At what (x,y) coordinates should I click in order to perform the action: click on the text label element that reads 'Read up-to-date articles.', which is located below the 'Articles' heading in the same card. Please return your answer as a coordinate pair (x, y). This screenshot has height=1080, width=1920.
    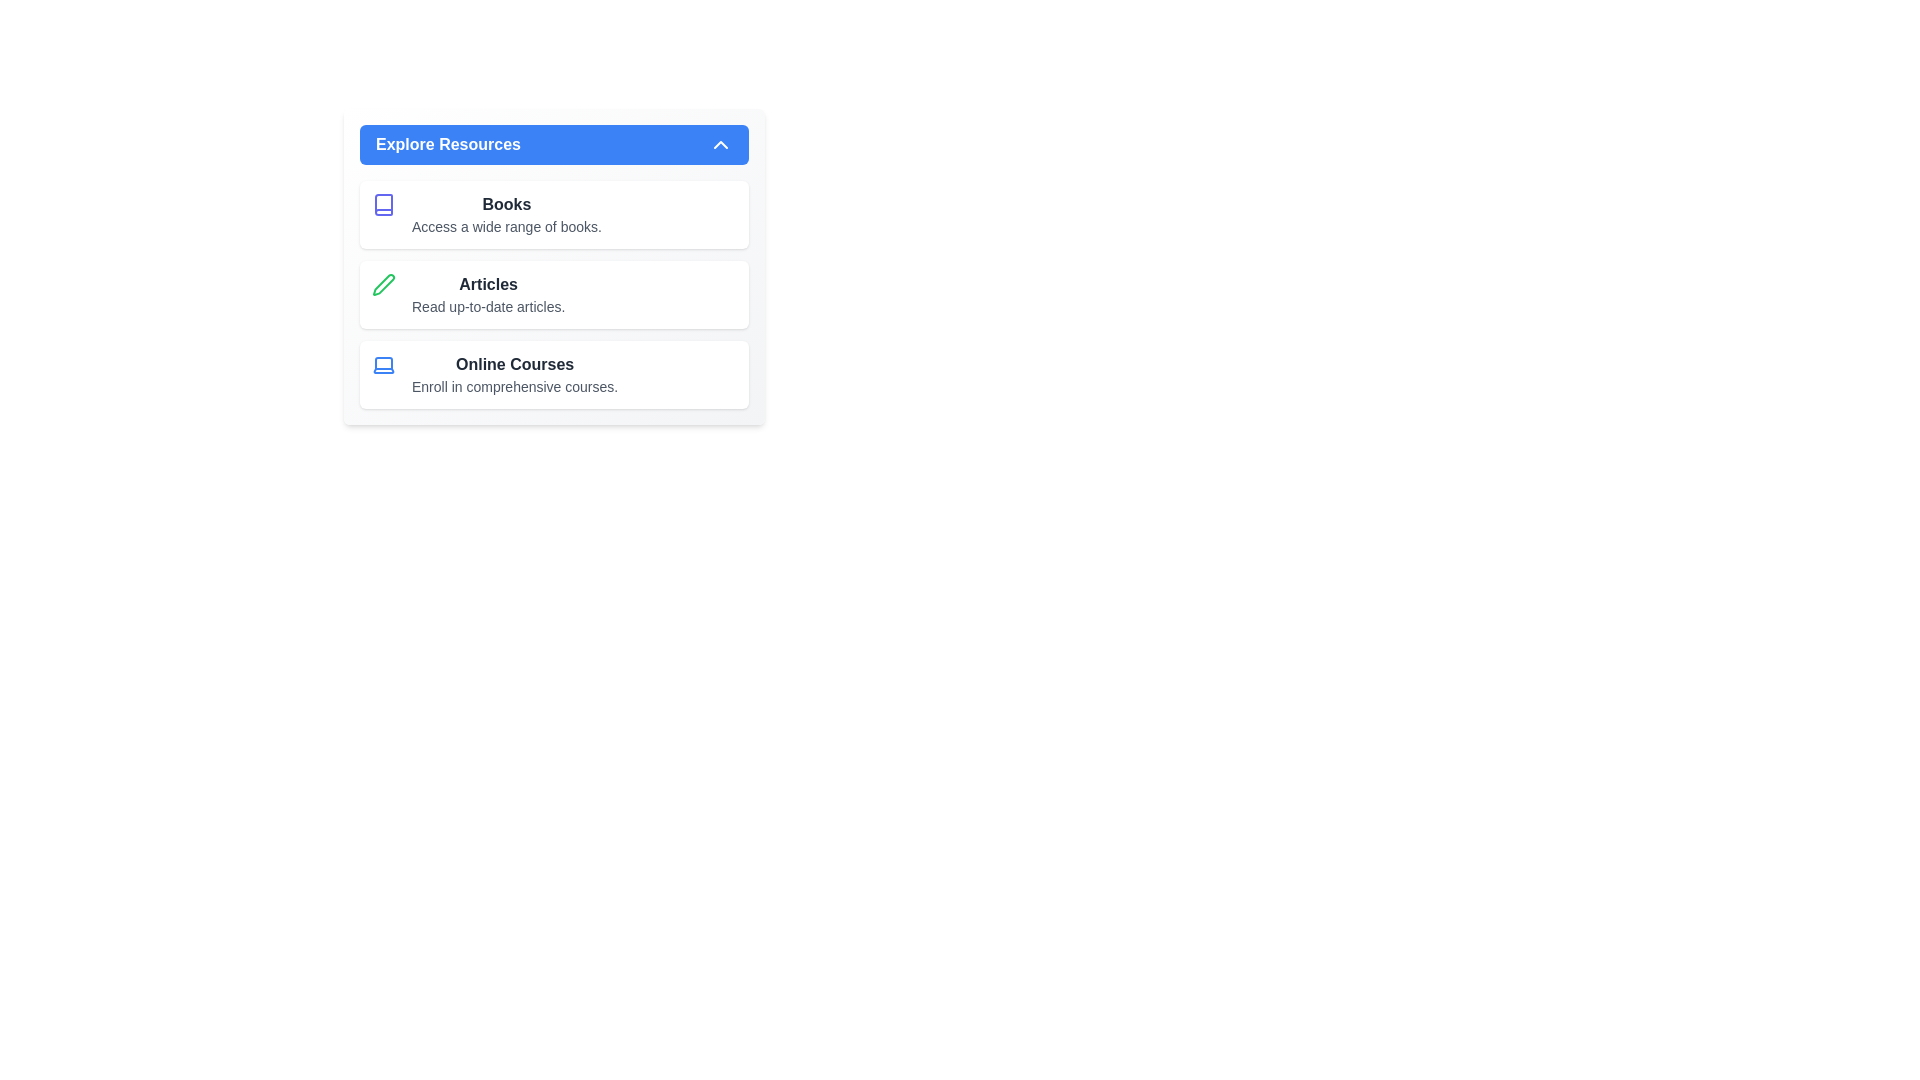
    Looking at the image, I should click on (488, 307).